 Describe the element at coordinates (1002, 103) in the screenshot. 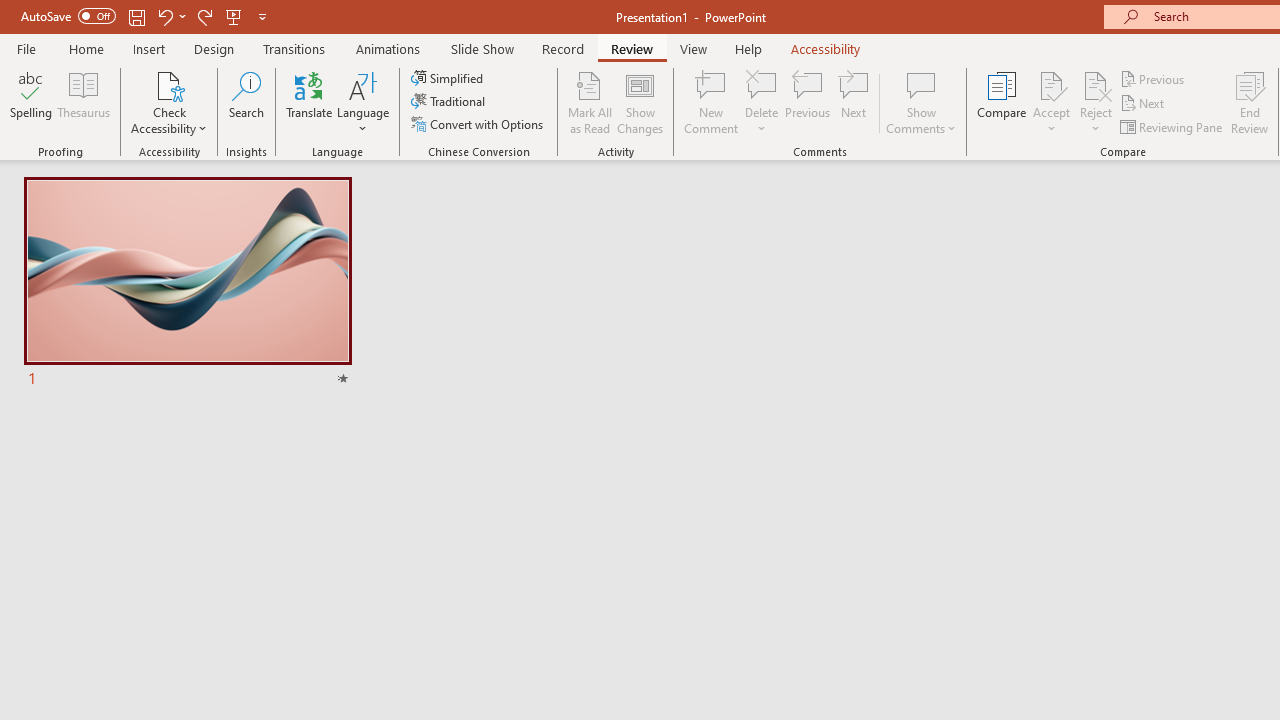

I see `'Compare'` at that location.